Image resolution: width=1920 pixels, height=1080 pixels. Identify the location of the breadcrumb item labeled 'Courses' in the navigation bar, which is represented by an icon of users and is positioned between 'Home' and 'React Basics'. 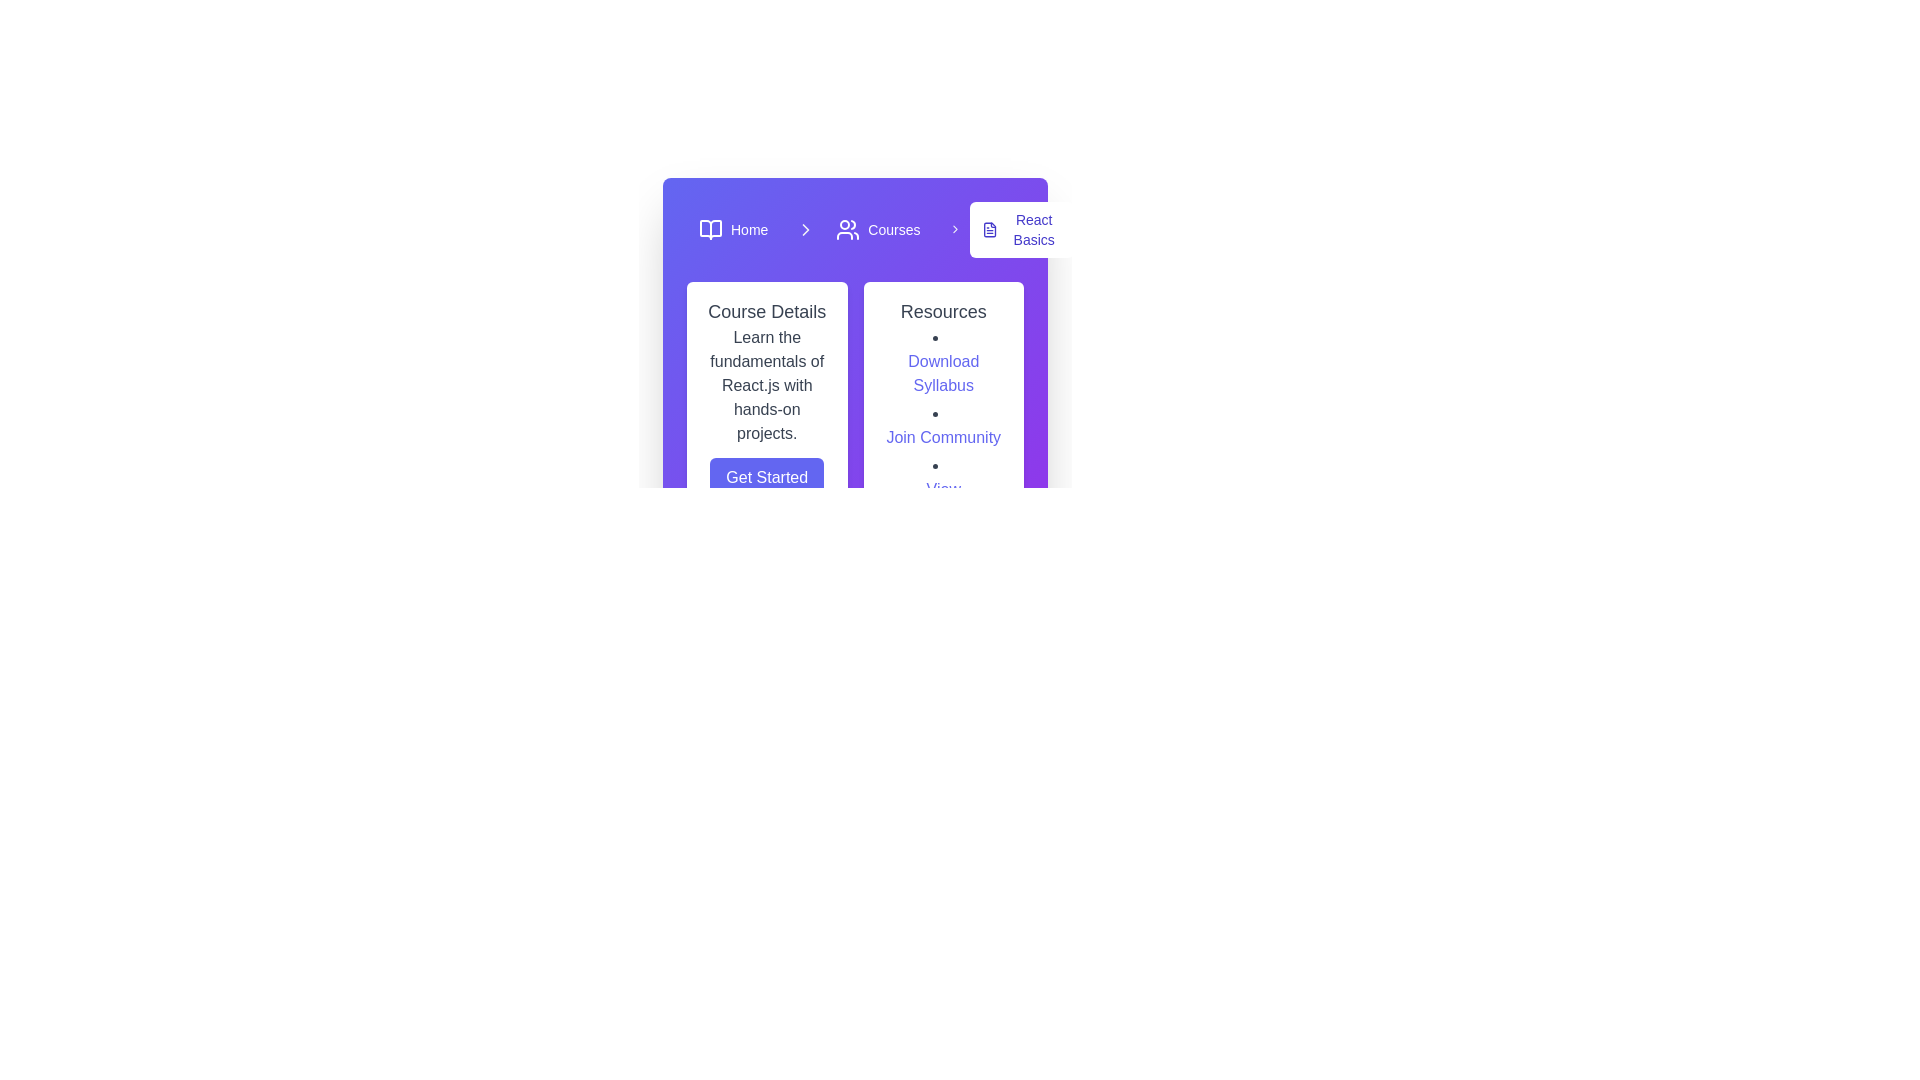
(864, 229).